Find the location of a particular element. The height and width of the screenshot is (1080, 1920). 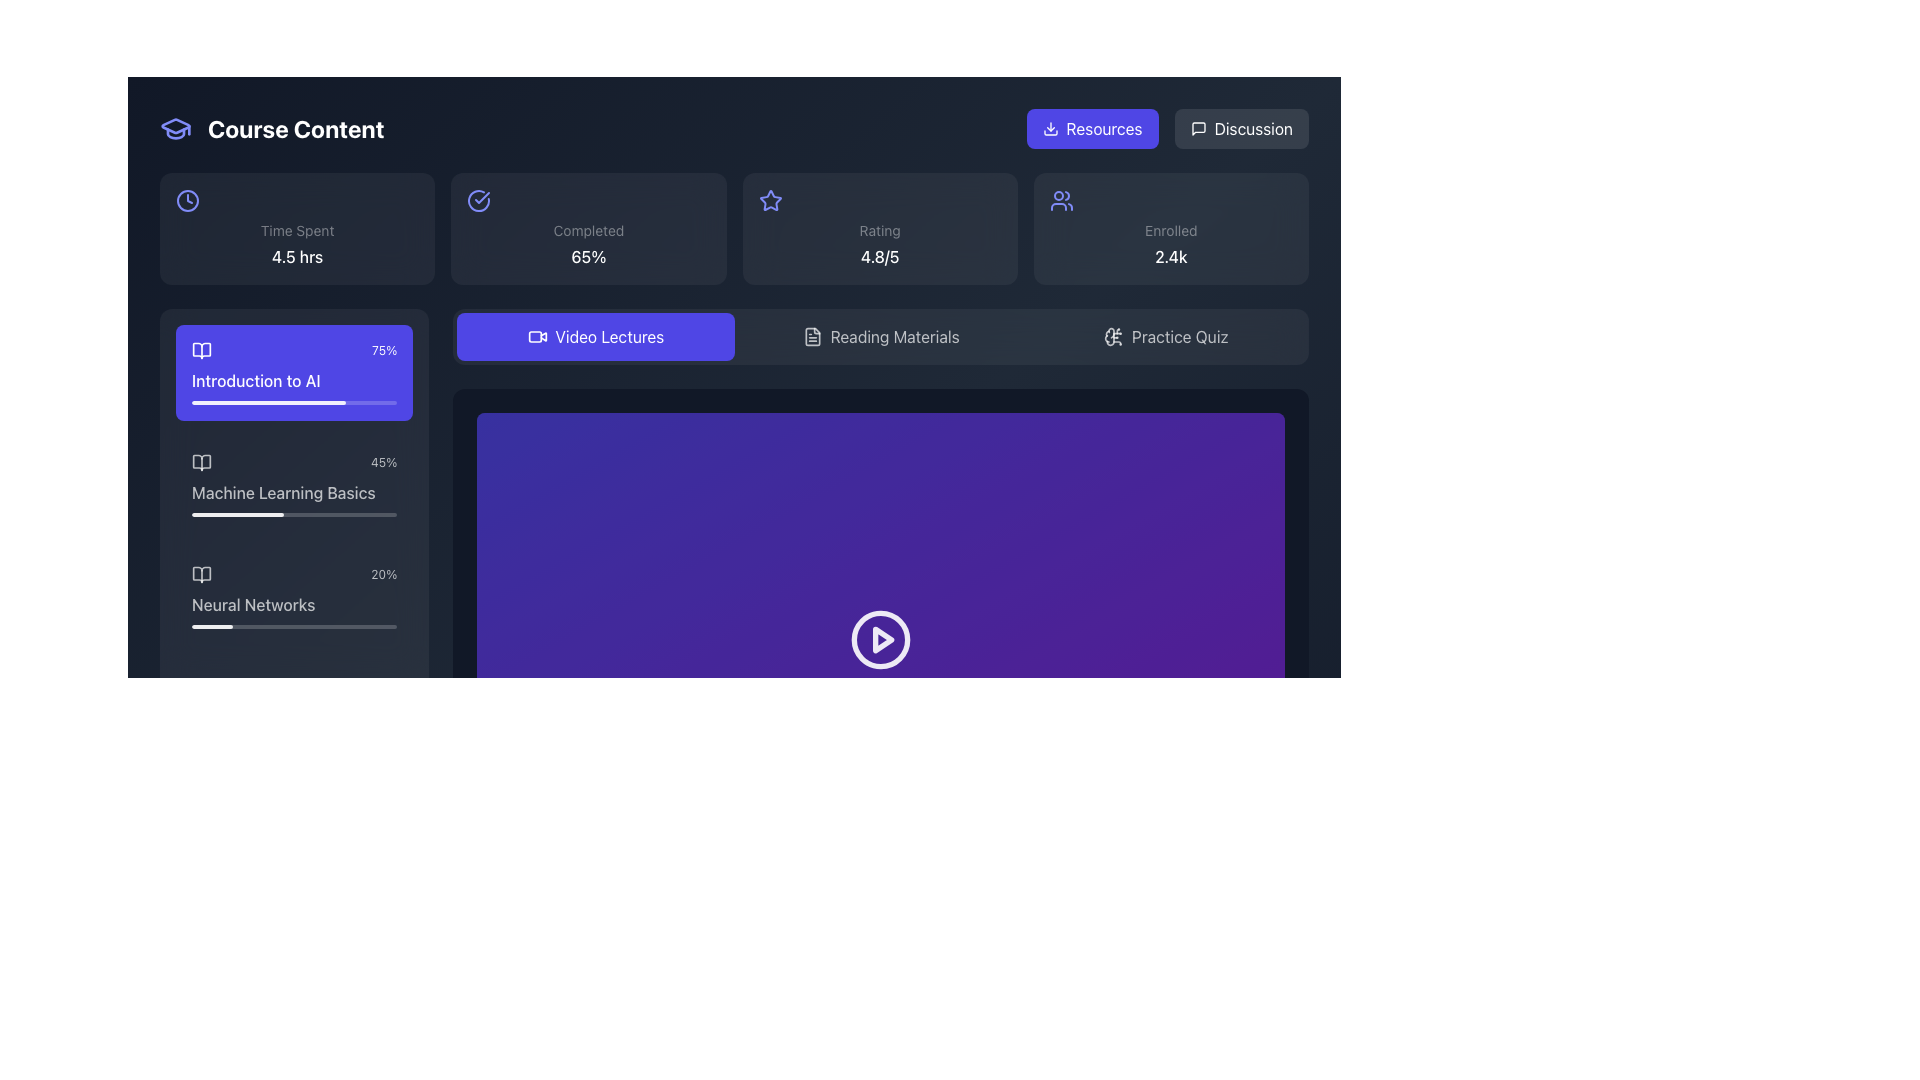

the 'Reading Materials' button, which features a document icon and light text on a dark background is located at coordinates (880, 335).